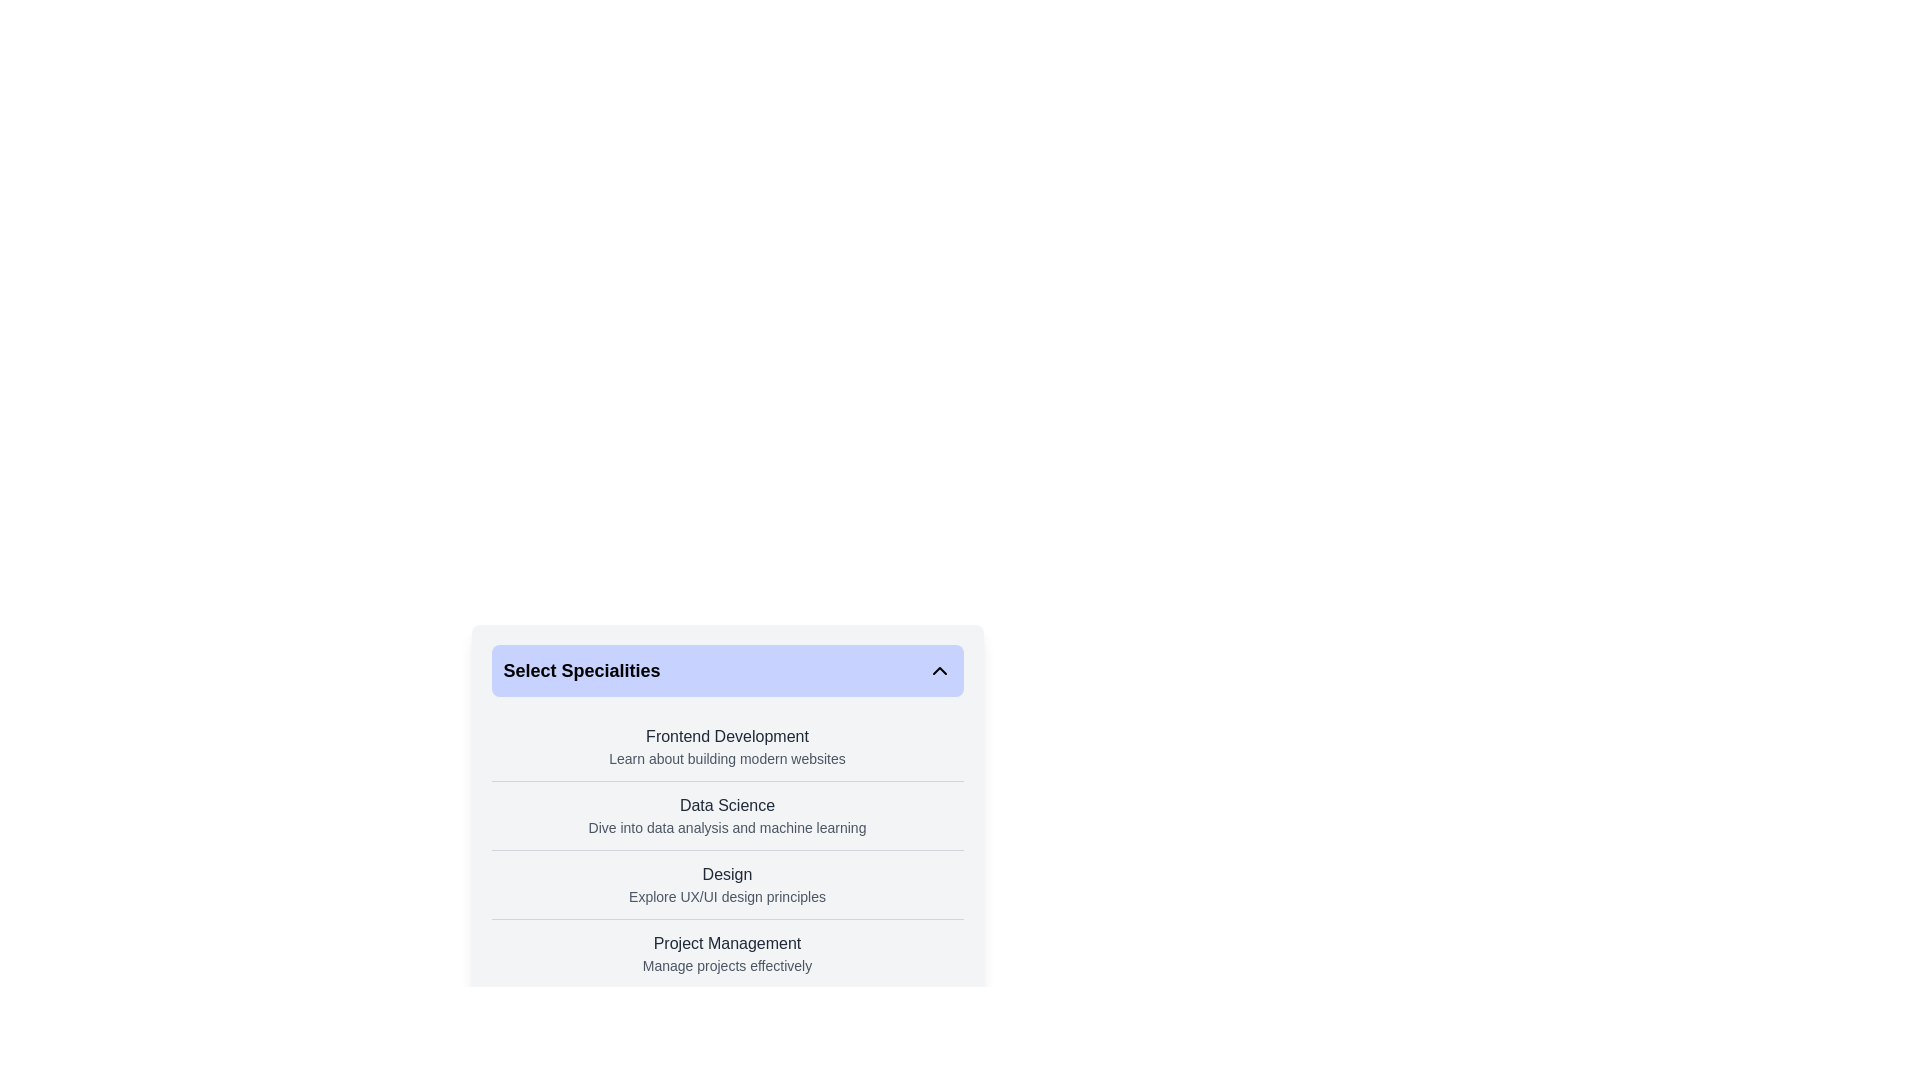 This screenshot has height=1080, width=1920. Describe the element at coordinates (726, 816) in the screenshot. I see `the List item element titled 'Data Science'` at that location.